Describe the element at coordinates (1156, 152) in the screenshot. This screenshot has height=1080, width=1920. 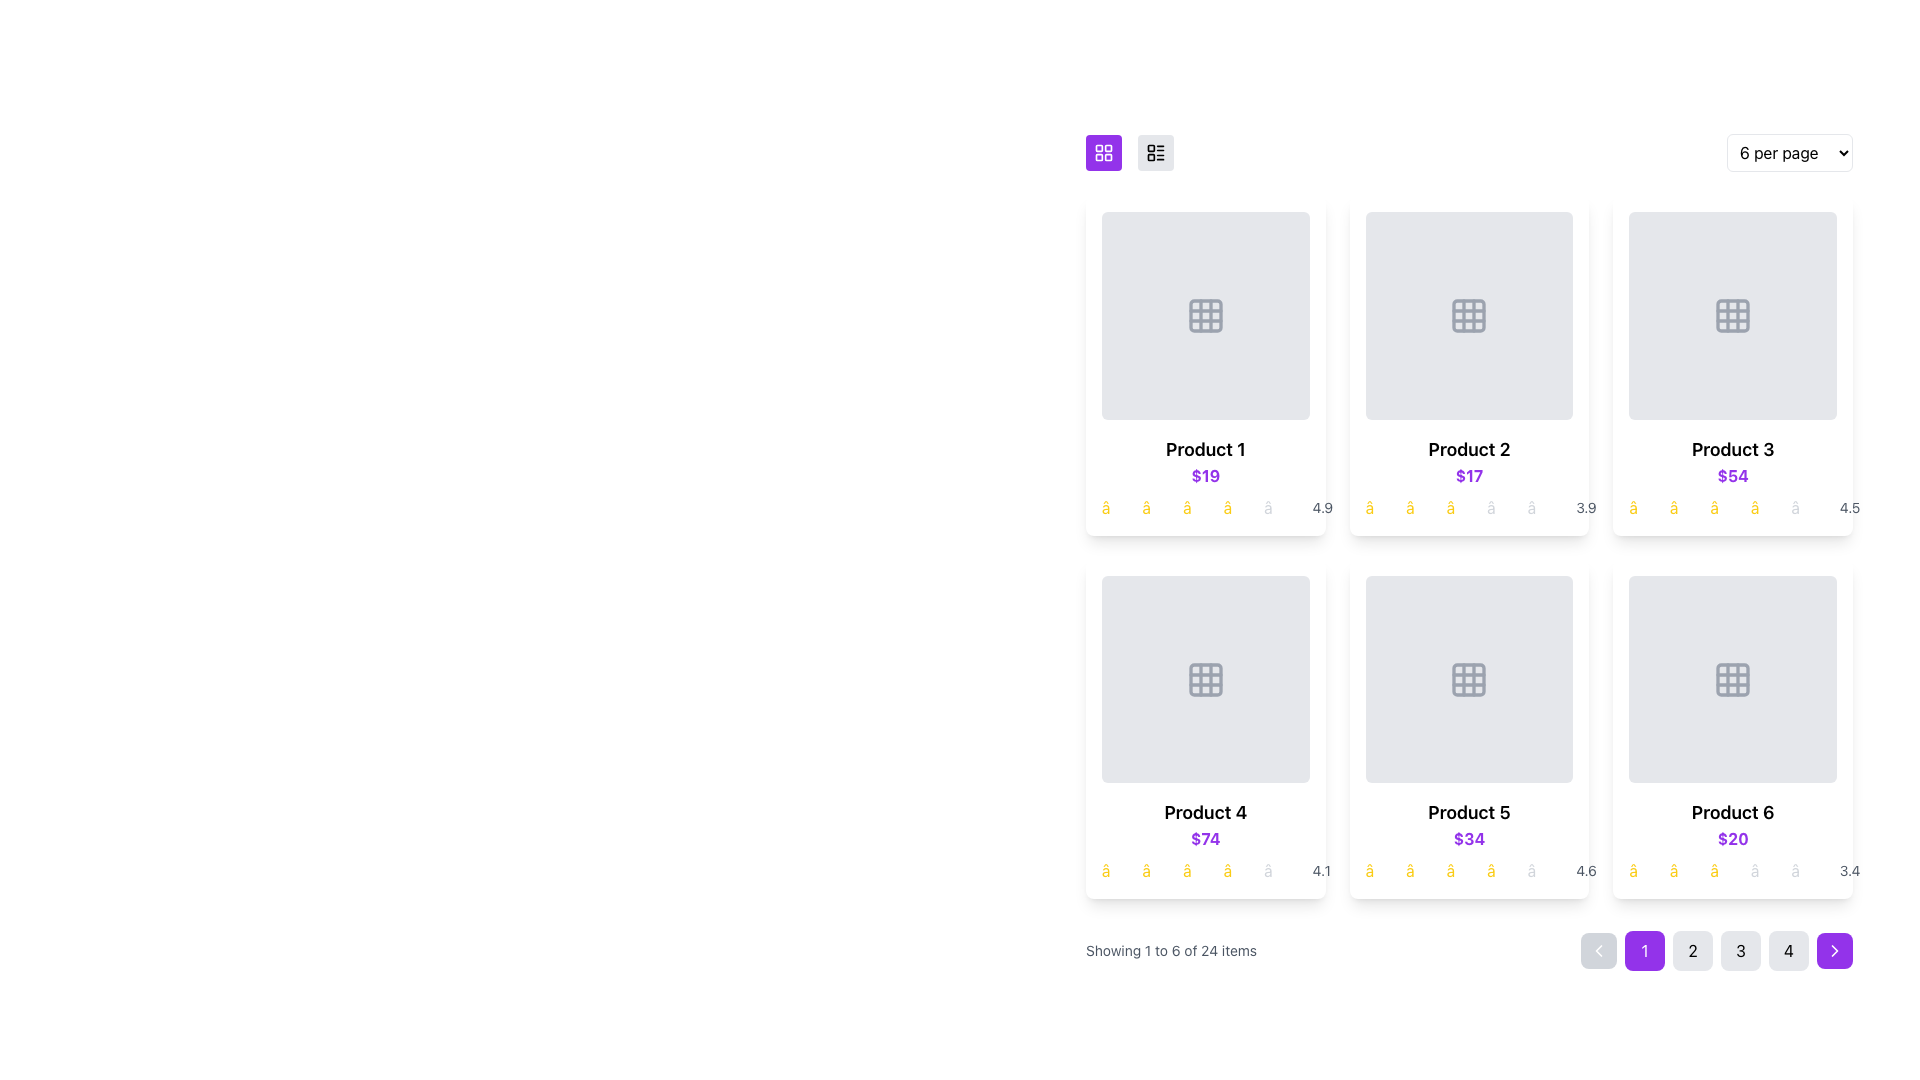
I see `the layout list icon button located in the top-right of the interface for information` at that location.